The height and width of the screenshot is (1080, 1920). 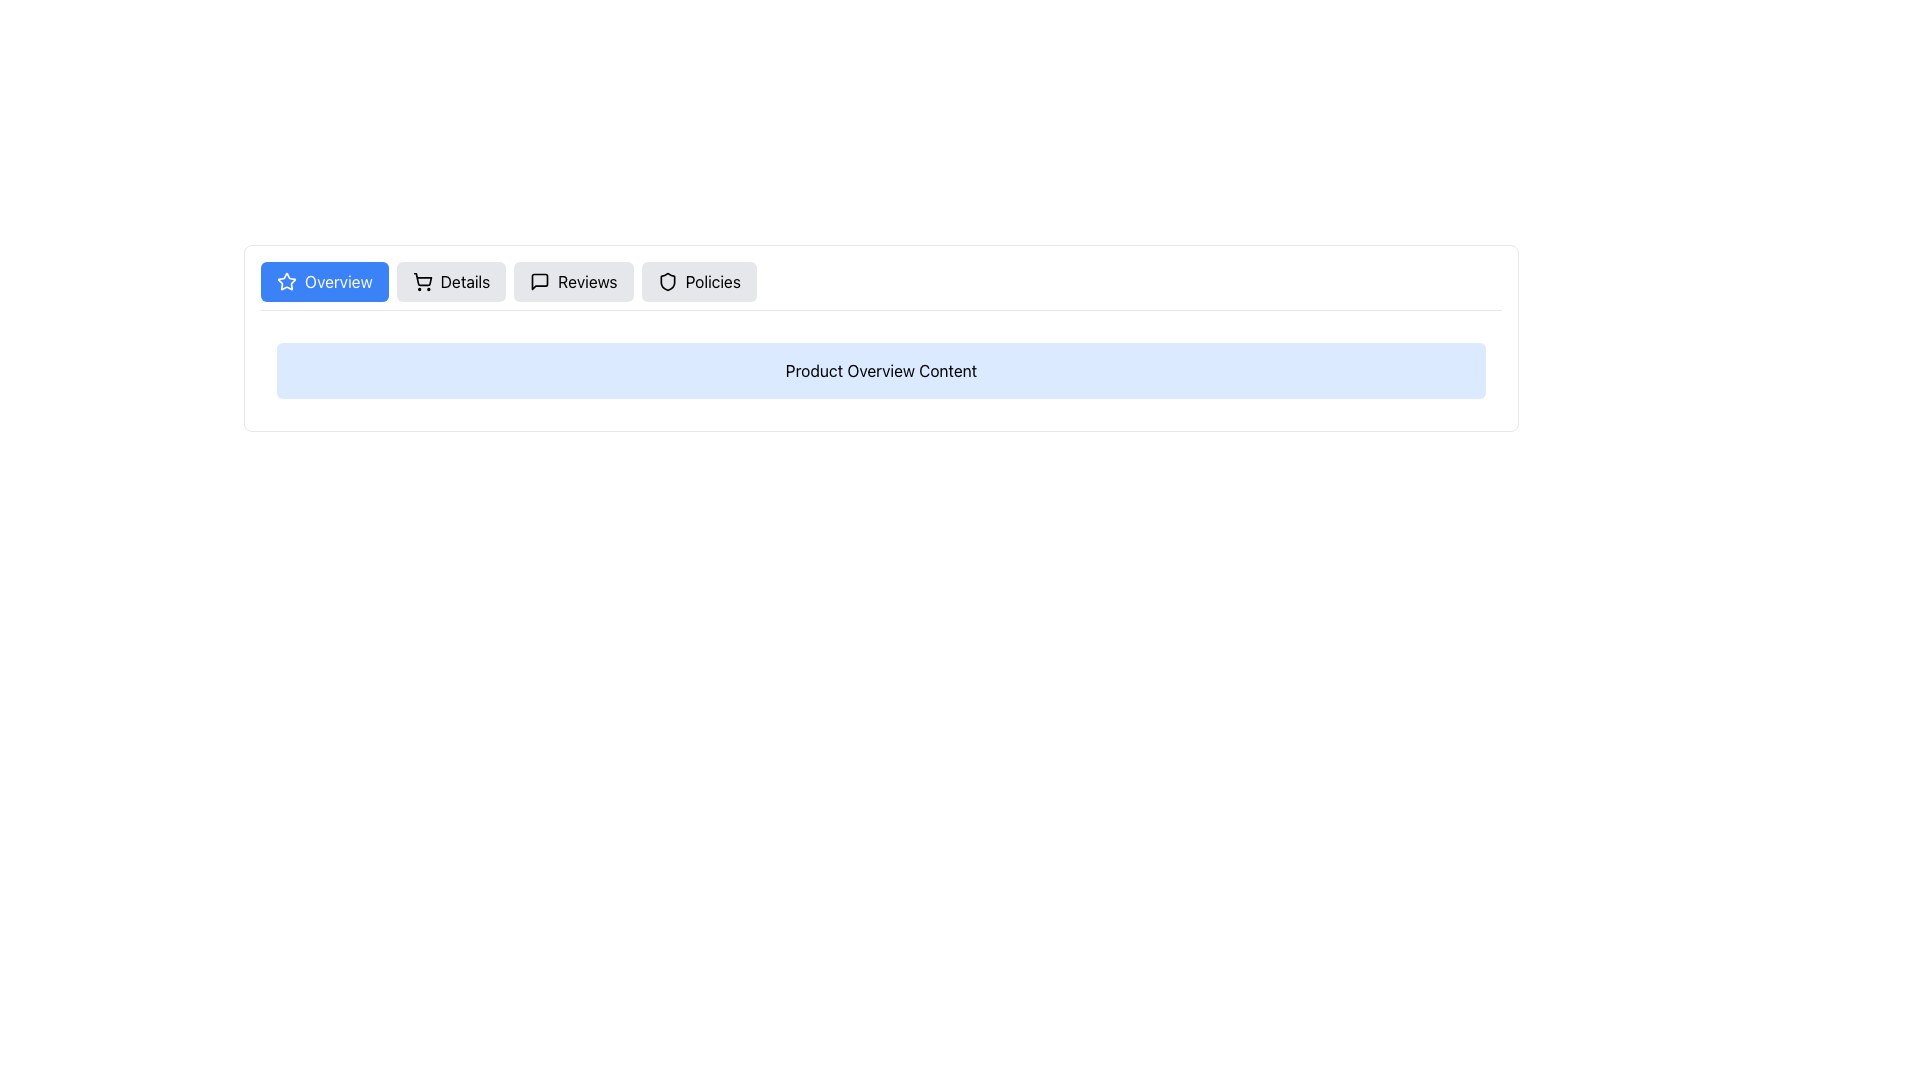 What do you see at coordinates (572, 281) in the screenshot?
I see `the 'Reviews' button, which is the third button from the left in the navigation row` at bounding box center [572, 281].